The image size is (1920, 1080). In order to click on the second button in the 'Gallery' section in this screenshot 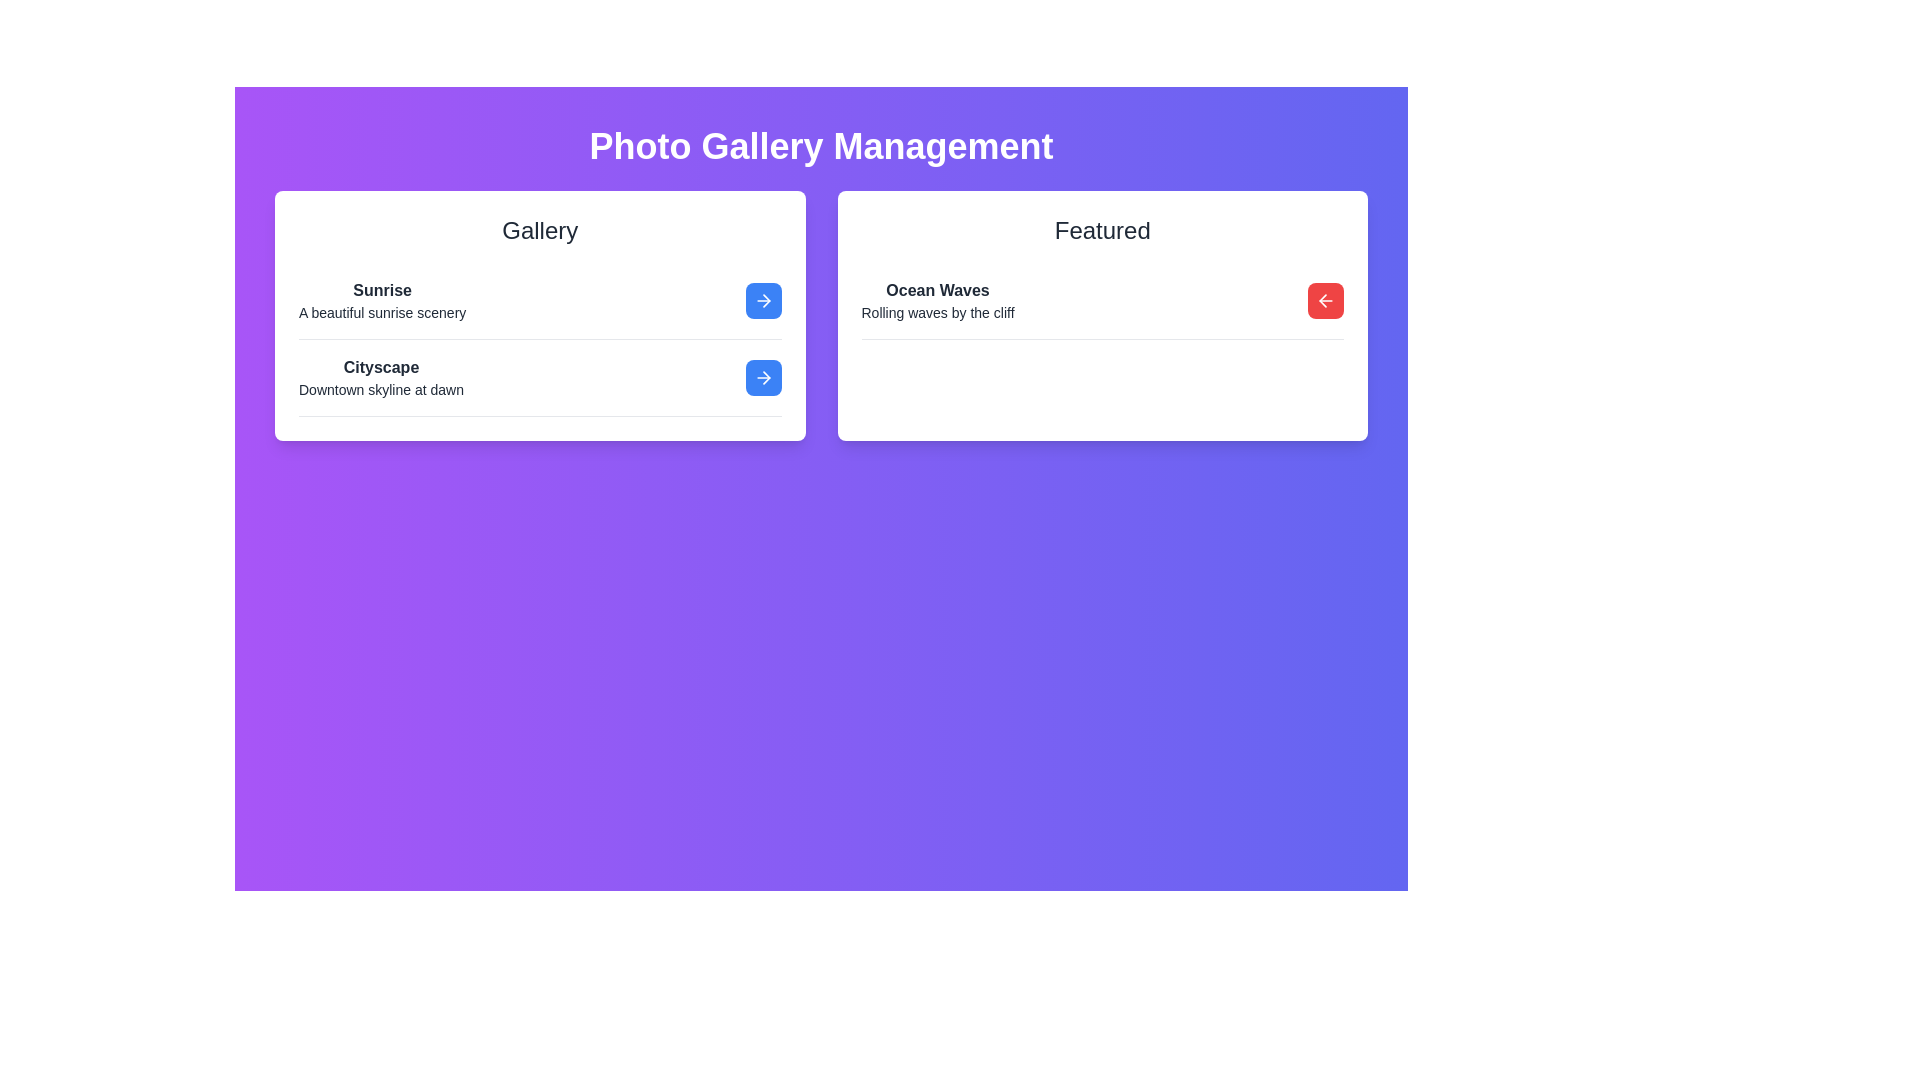, I will do `click(762, 378)`.